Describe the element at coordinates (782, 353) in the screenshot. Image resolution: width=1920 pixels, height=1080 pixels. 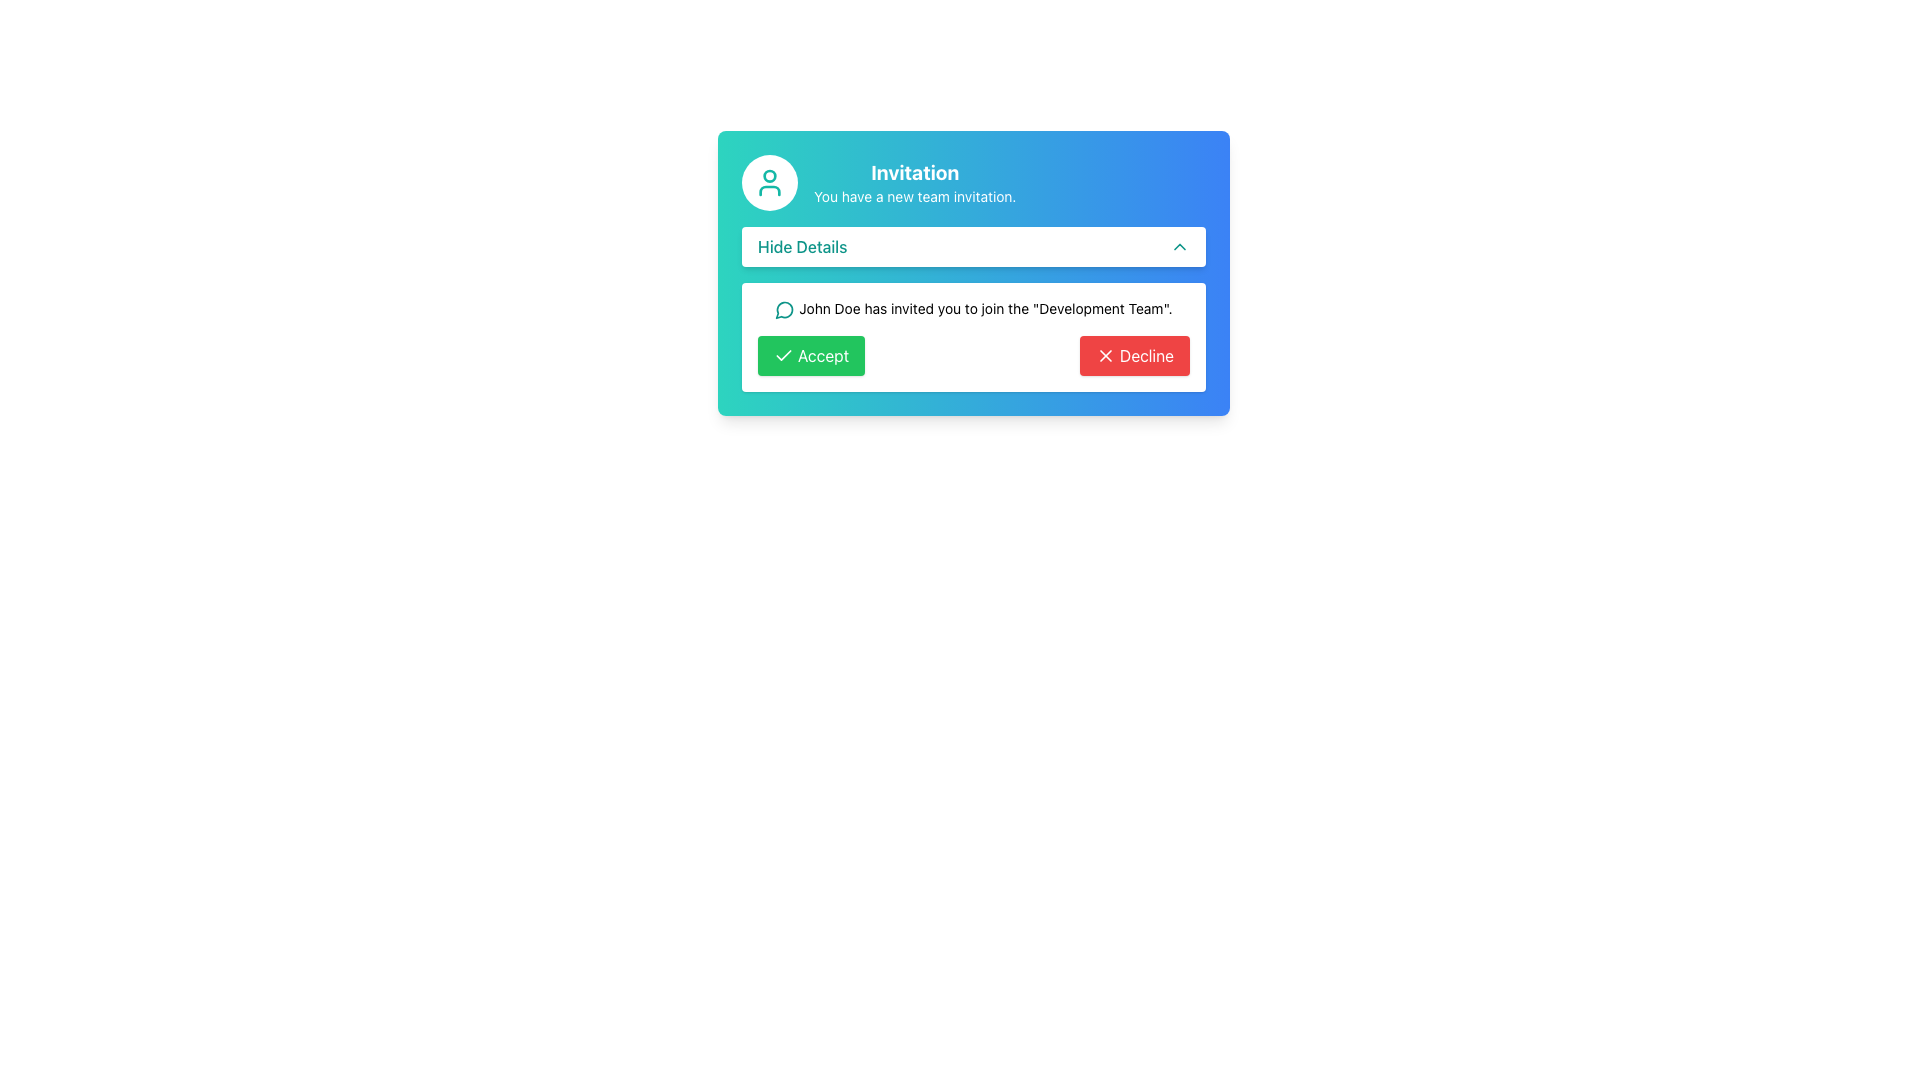
I see `the checked icon within the green 'Accept' button located in the lower section of the dialog box` at that location.